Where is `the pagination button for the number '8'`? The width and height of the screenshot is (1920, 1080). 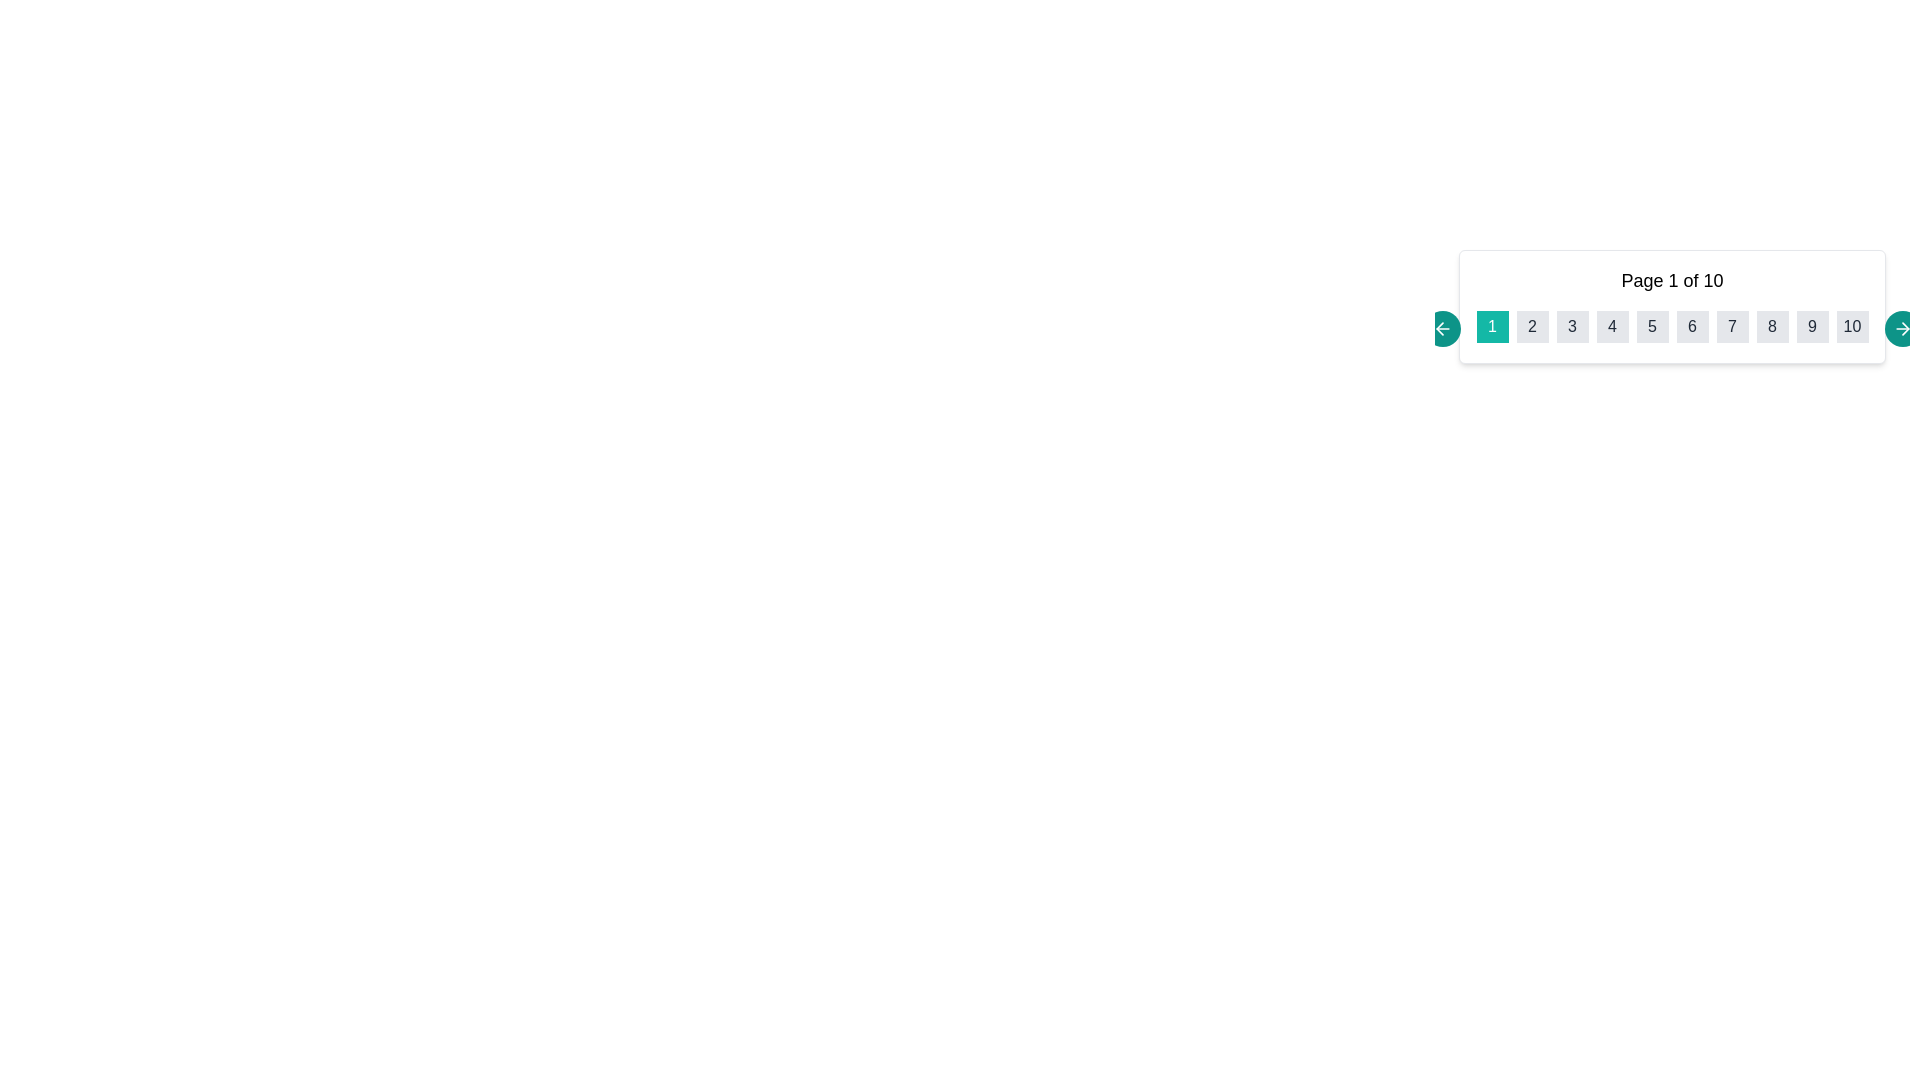
the pagination button for the number '8' is located at coordinates (1772, 326).